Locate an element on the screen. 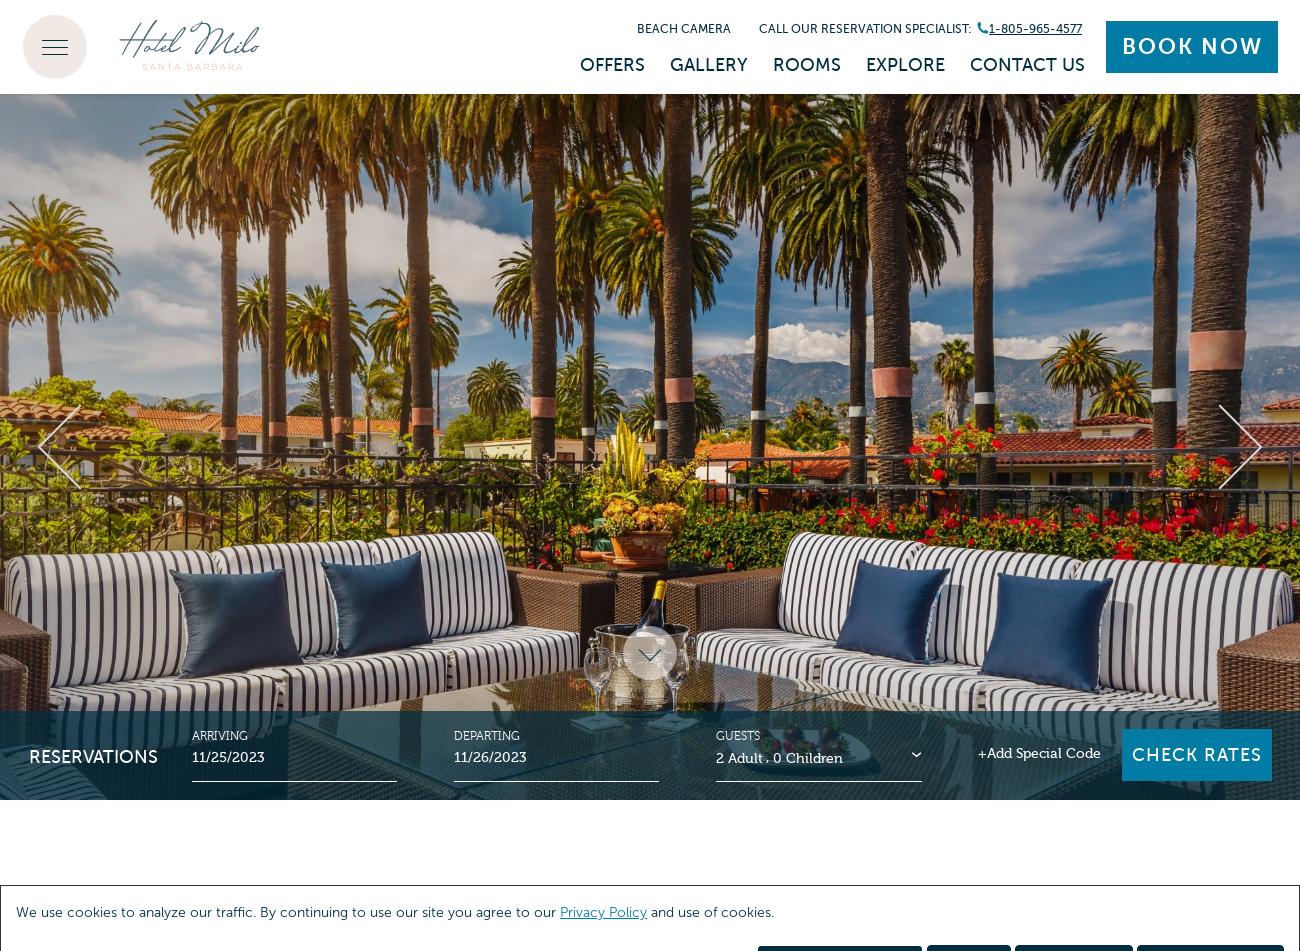 This screenshot has width=1300, height=951. 'Offers' is located at coordinates (612, 64).